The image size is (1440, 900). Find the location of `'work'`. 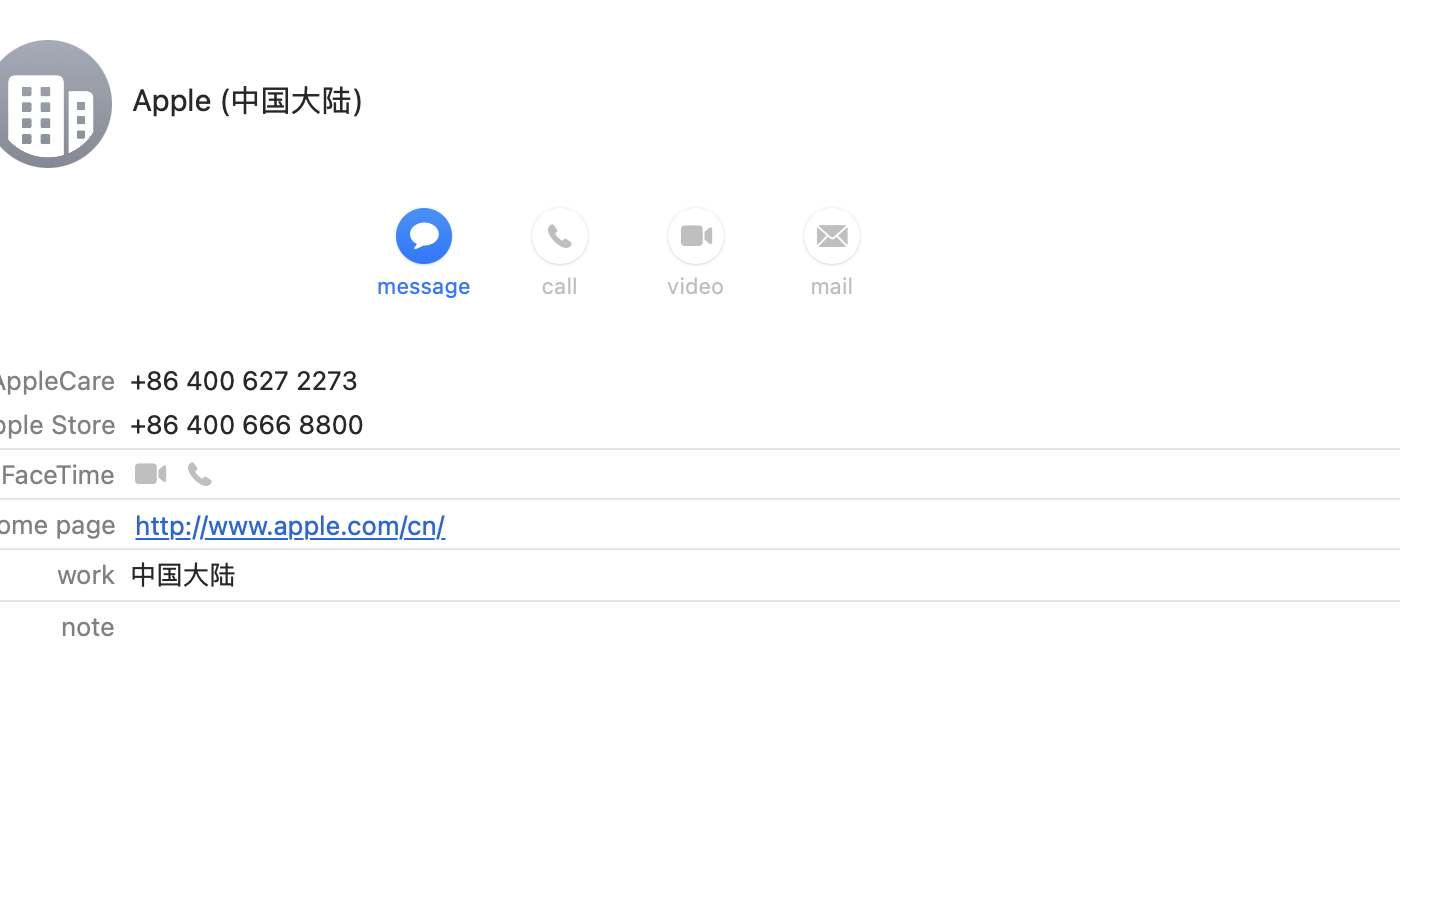

'work' is located at coordinates (84, 574).